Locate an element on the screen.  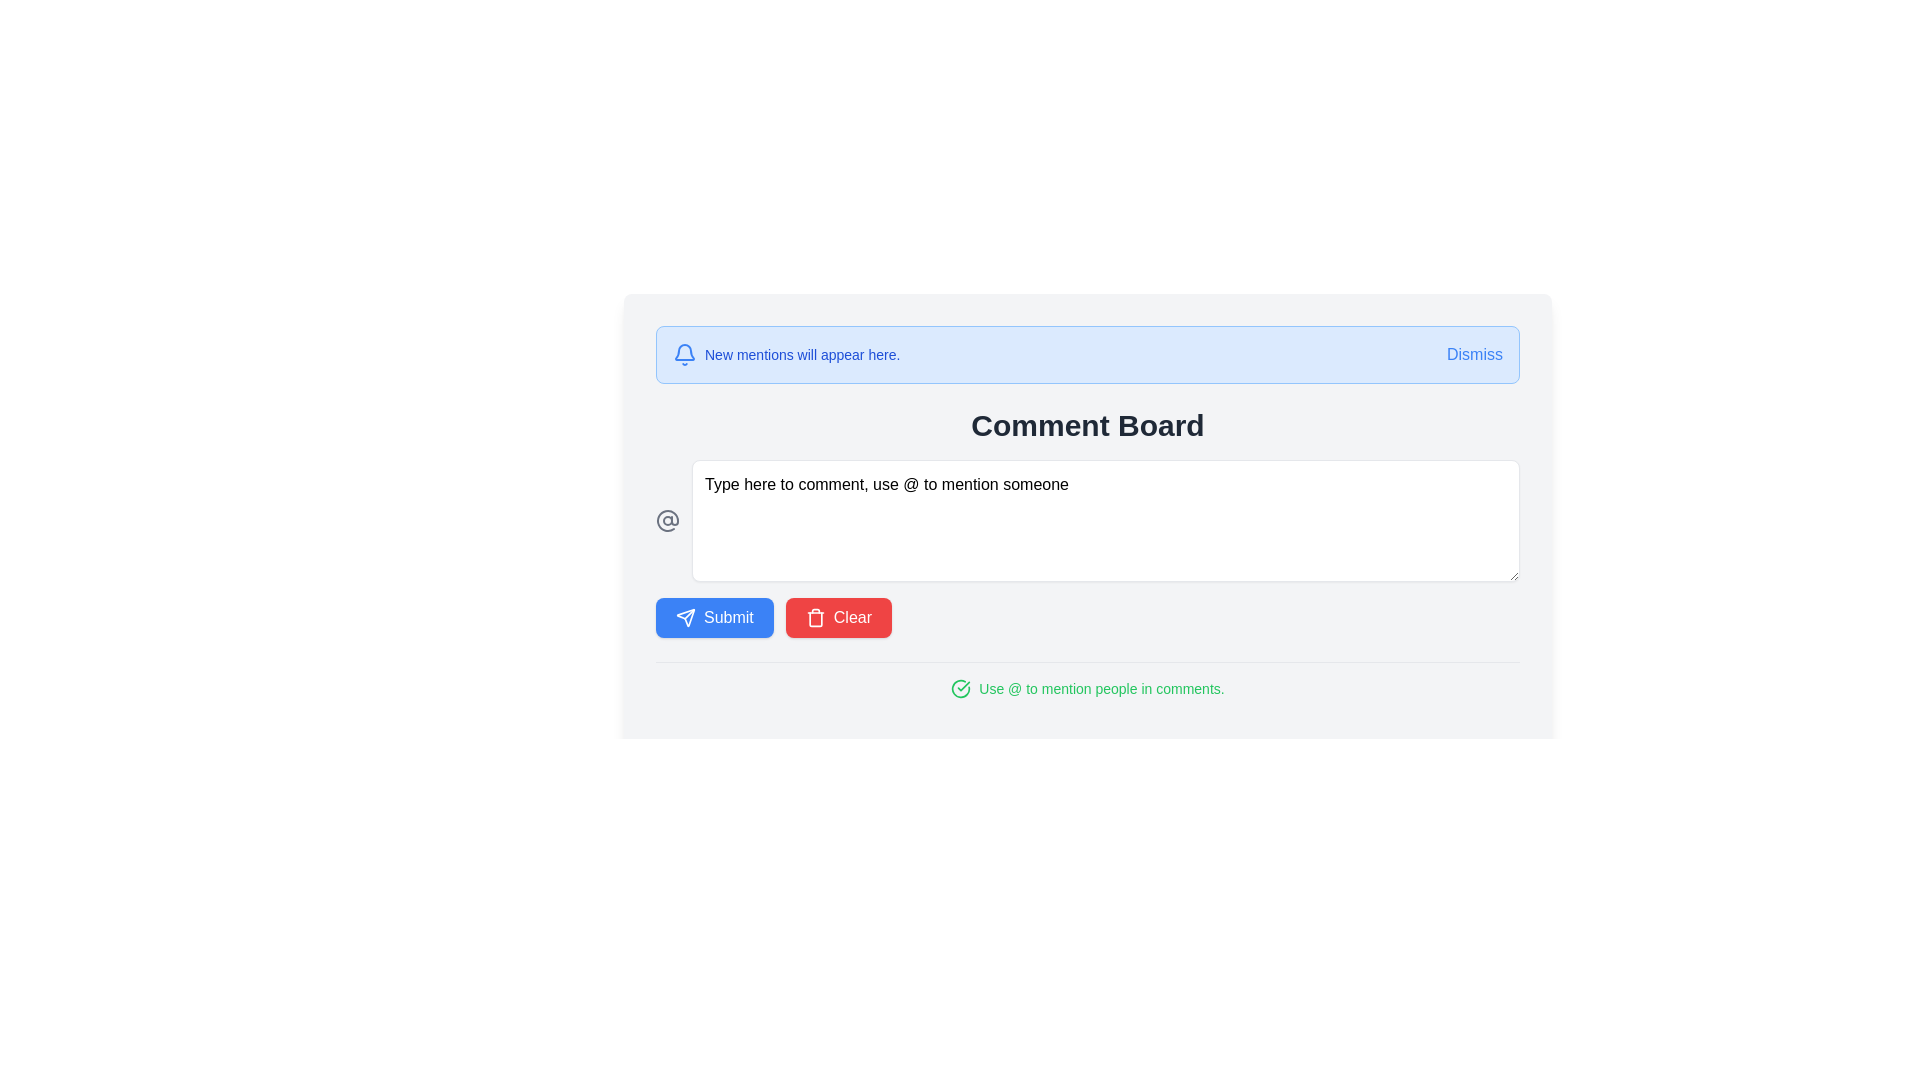
the trash bin icon located on the left side of the 'Clear' button, which is below the text input field and to the right of the 'Submit' button is located at coordinates (815, 616).